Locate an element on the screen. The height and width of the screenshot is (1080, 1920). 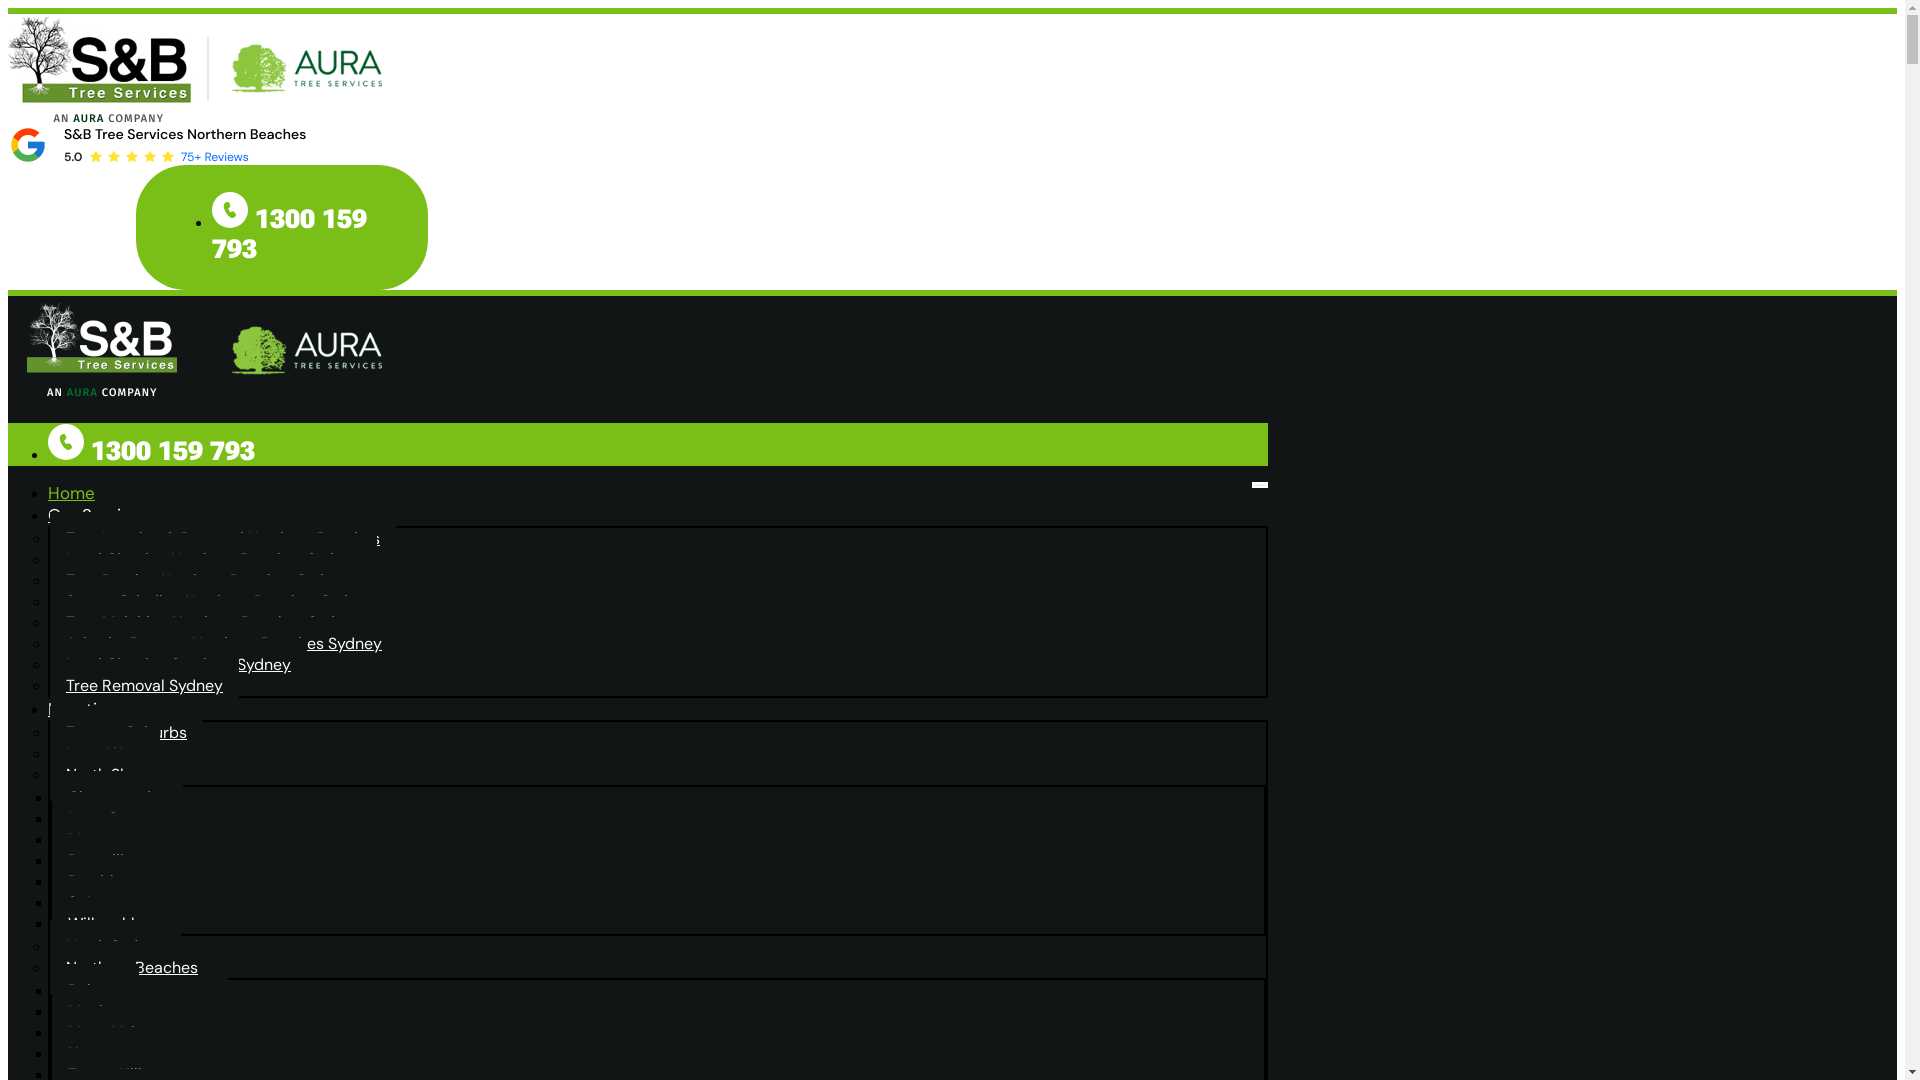
'Inner West' is located at coordinates (104, 753).